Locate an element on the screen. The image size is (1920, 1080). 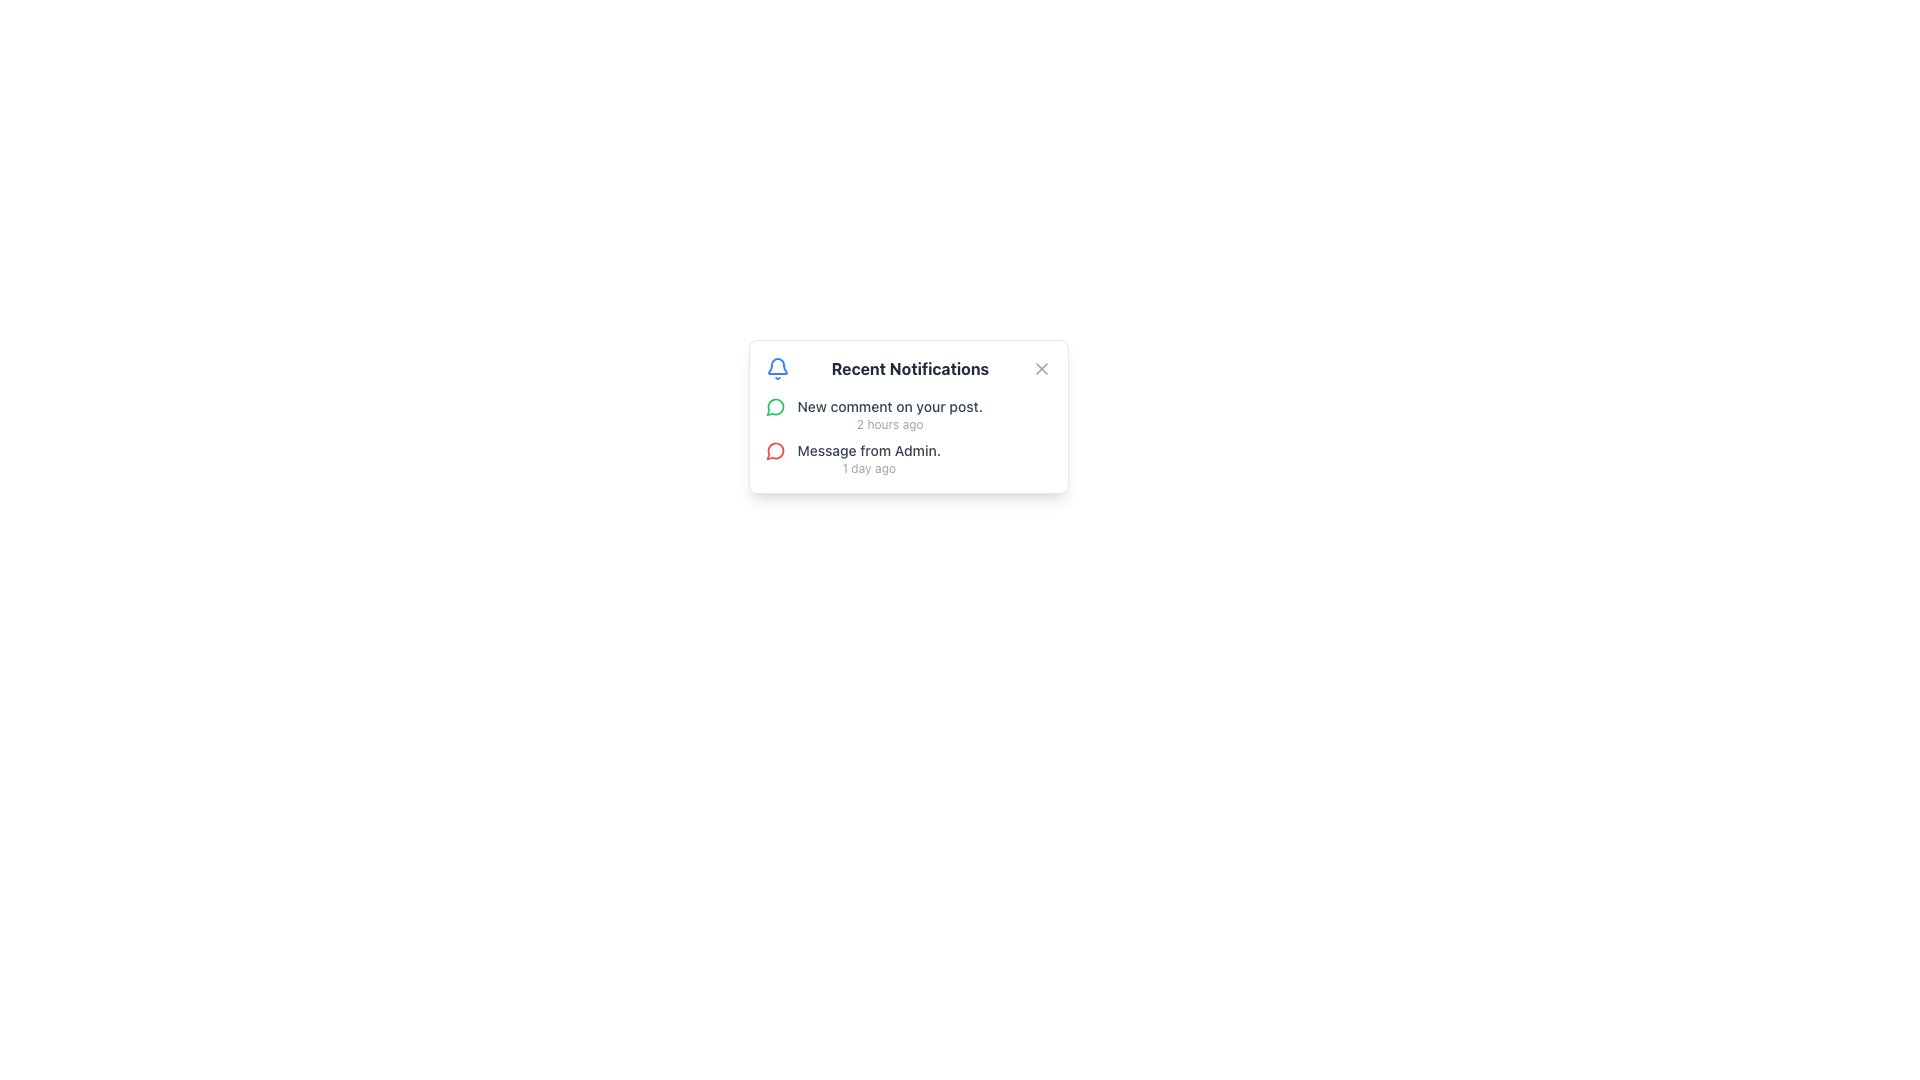
the message/comment notification icon located within the second notification item of the notification card interface is located at coordinates (774, 406).